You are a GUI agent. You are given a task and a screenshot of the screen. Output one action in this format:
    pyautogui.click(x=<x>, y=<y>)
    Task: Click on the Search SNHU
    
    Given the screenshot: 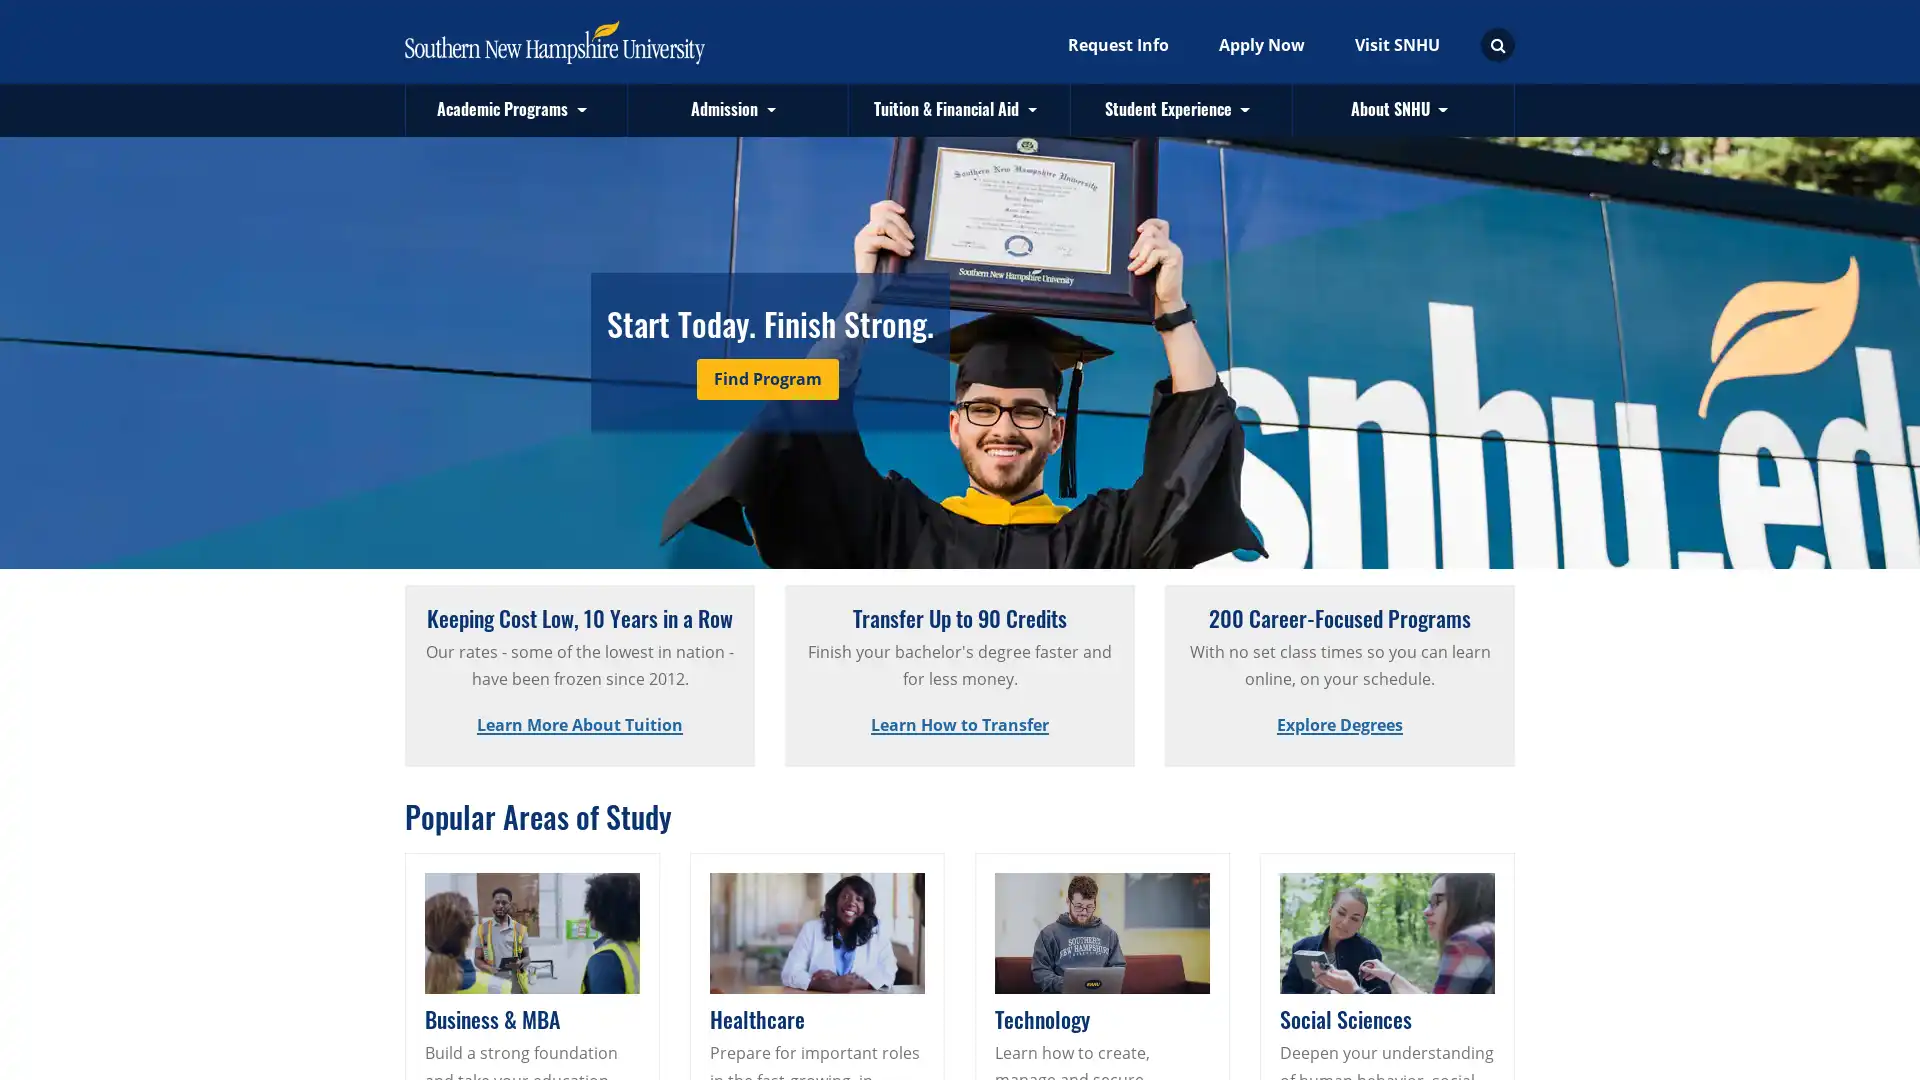 What is the action you would take?
    pyautogui.click(x=1497, y=45)
    